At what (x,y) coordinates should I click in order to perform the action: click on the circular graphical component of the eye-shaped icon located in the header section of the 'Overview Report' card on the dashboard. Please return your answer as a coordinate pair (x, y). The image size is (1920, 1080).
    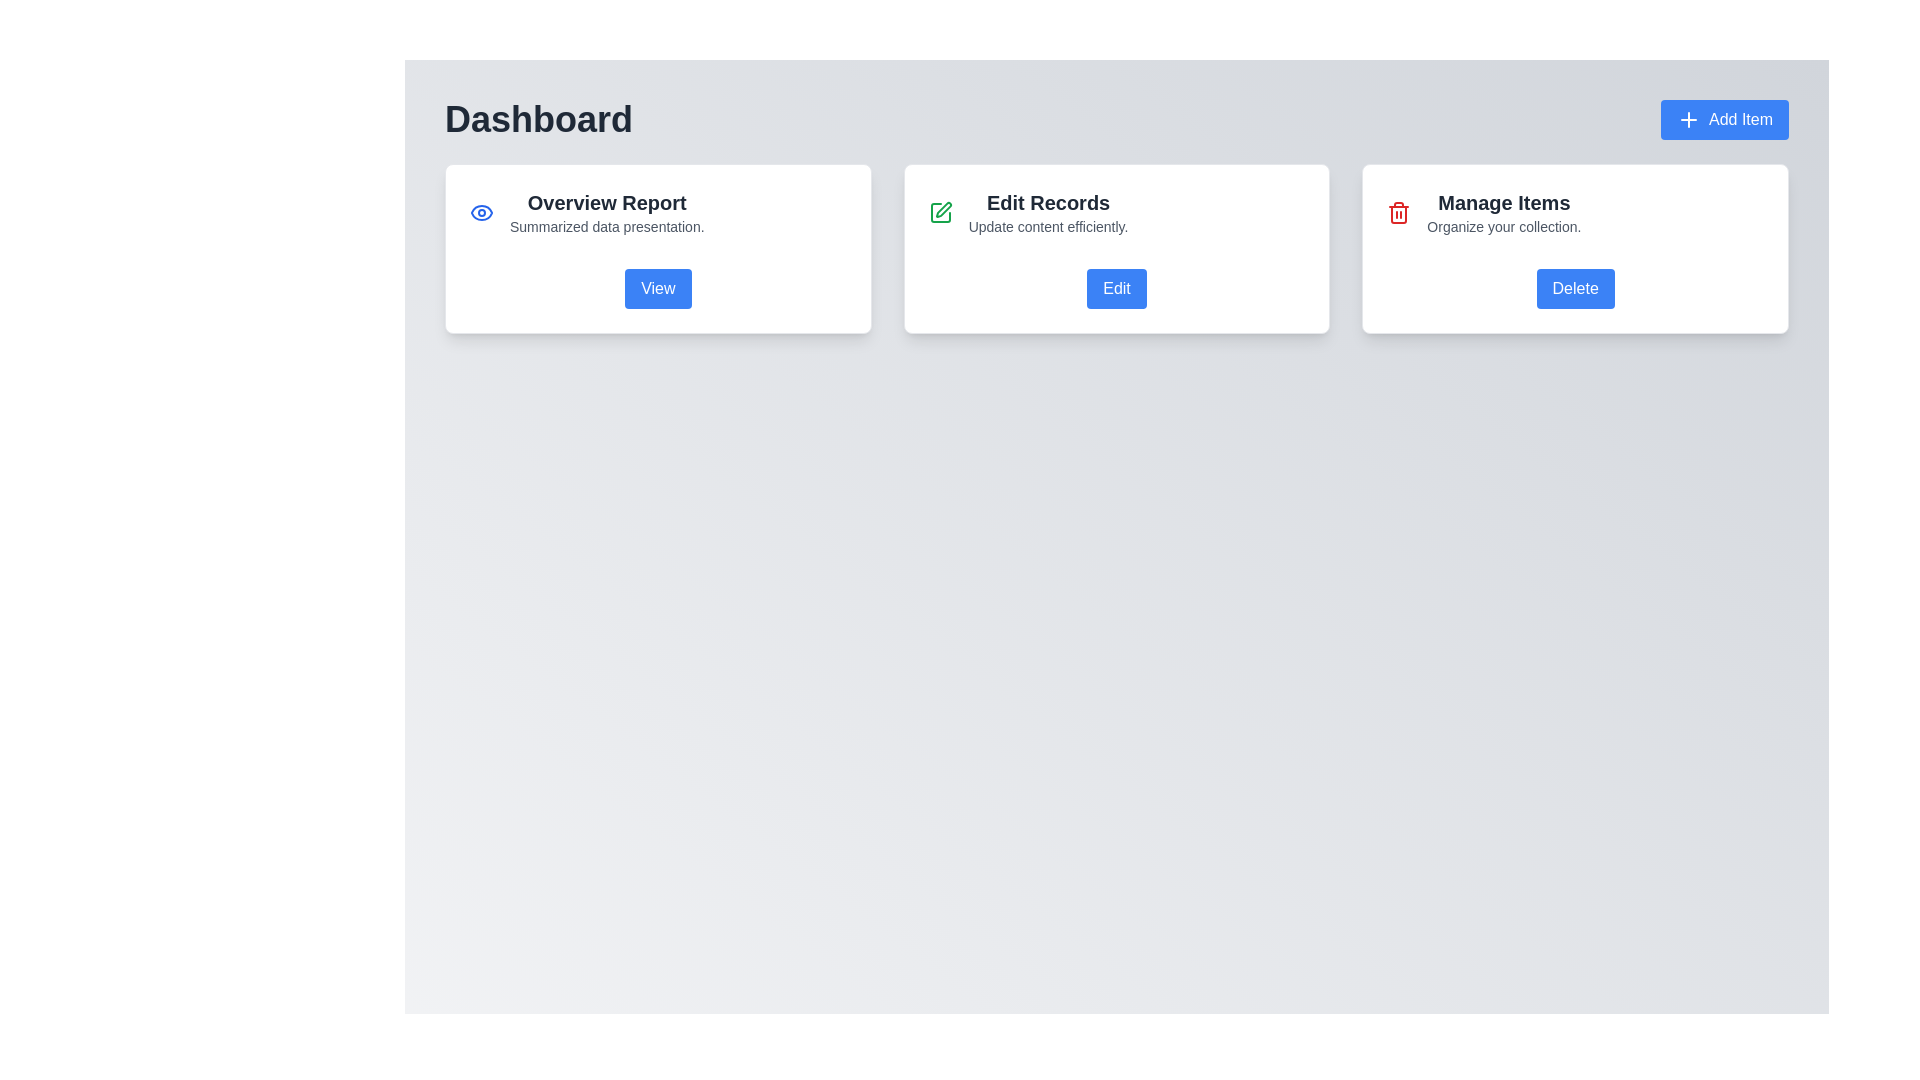
    Looking at the image, I should click on (481, 212).